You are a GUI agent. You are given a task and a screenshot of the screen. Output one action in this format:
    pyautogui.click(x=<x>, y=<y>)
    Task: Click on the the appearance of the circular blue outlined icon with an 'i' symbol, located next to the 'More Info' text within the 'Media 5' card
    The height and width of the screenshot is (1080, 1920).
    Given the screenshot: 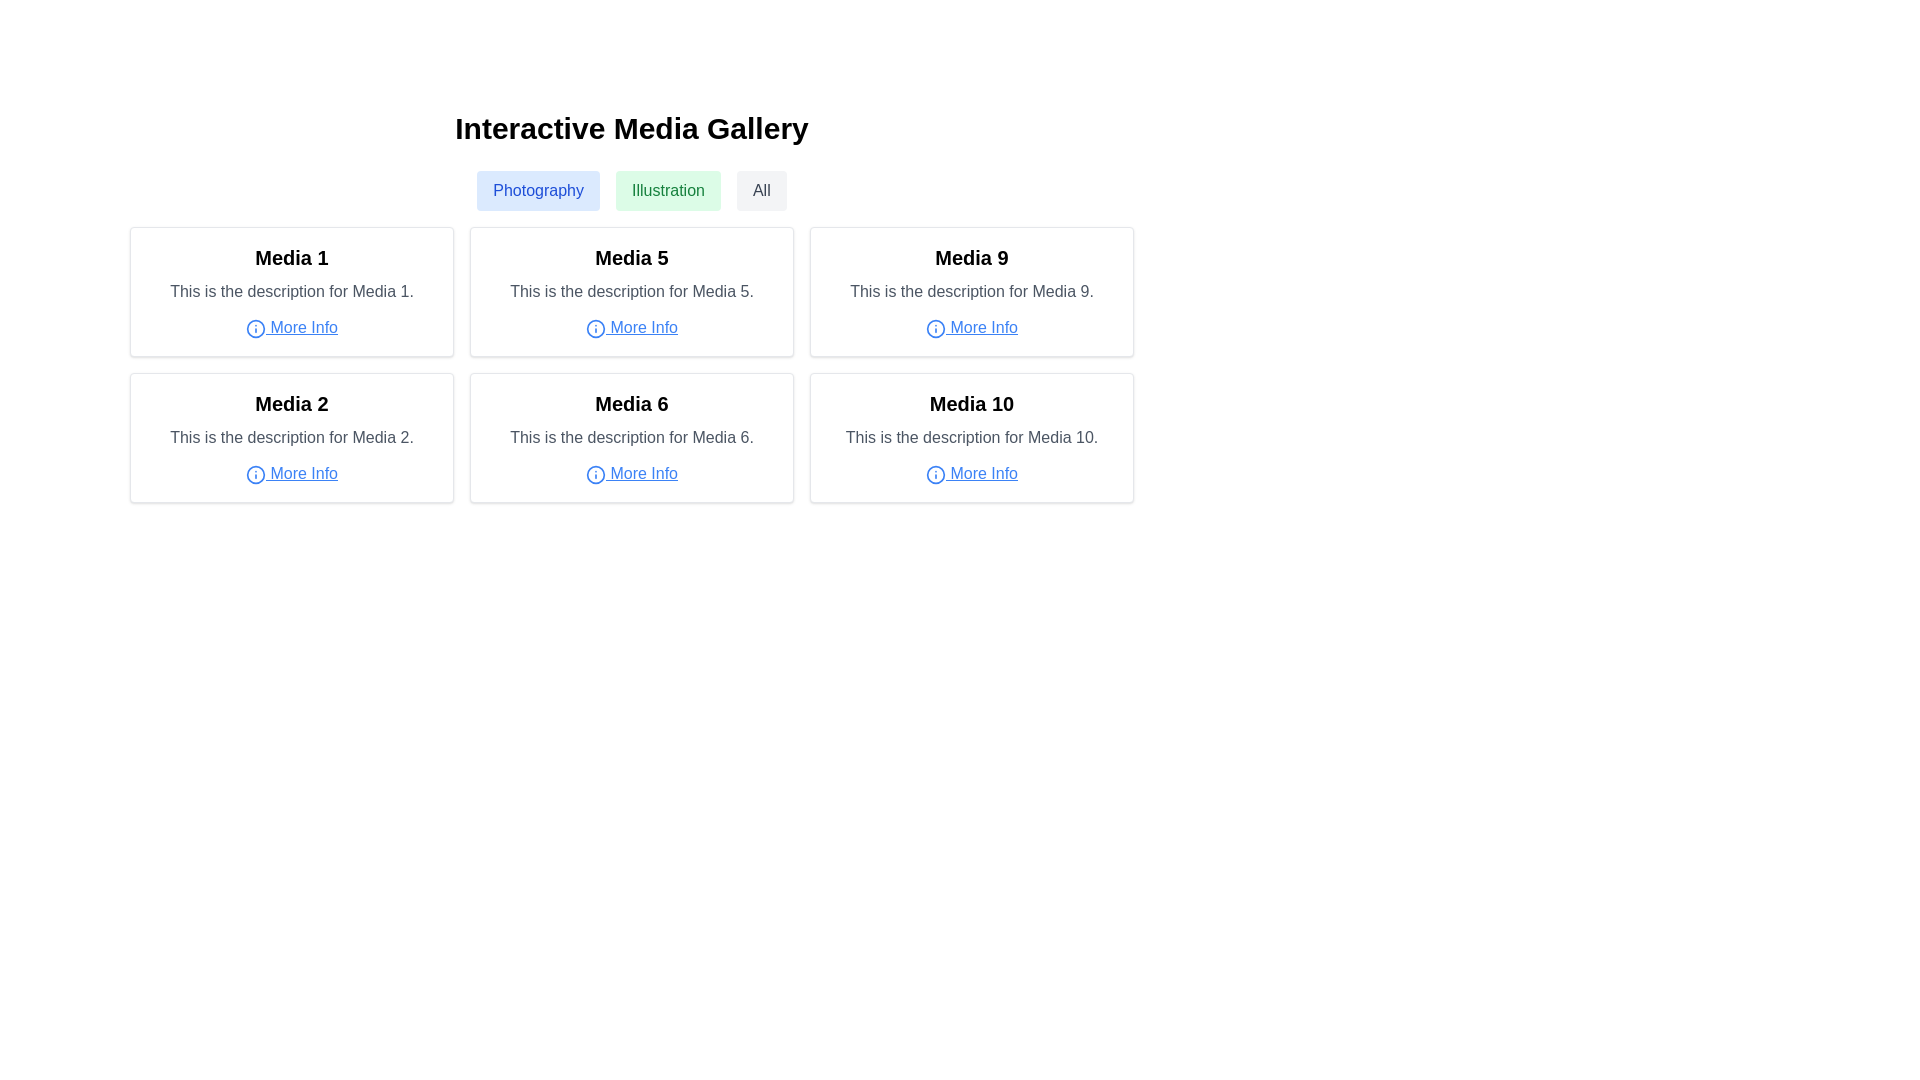 What is the action you would take?
    pyautogui.click(x=594, y=327)
    